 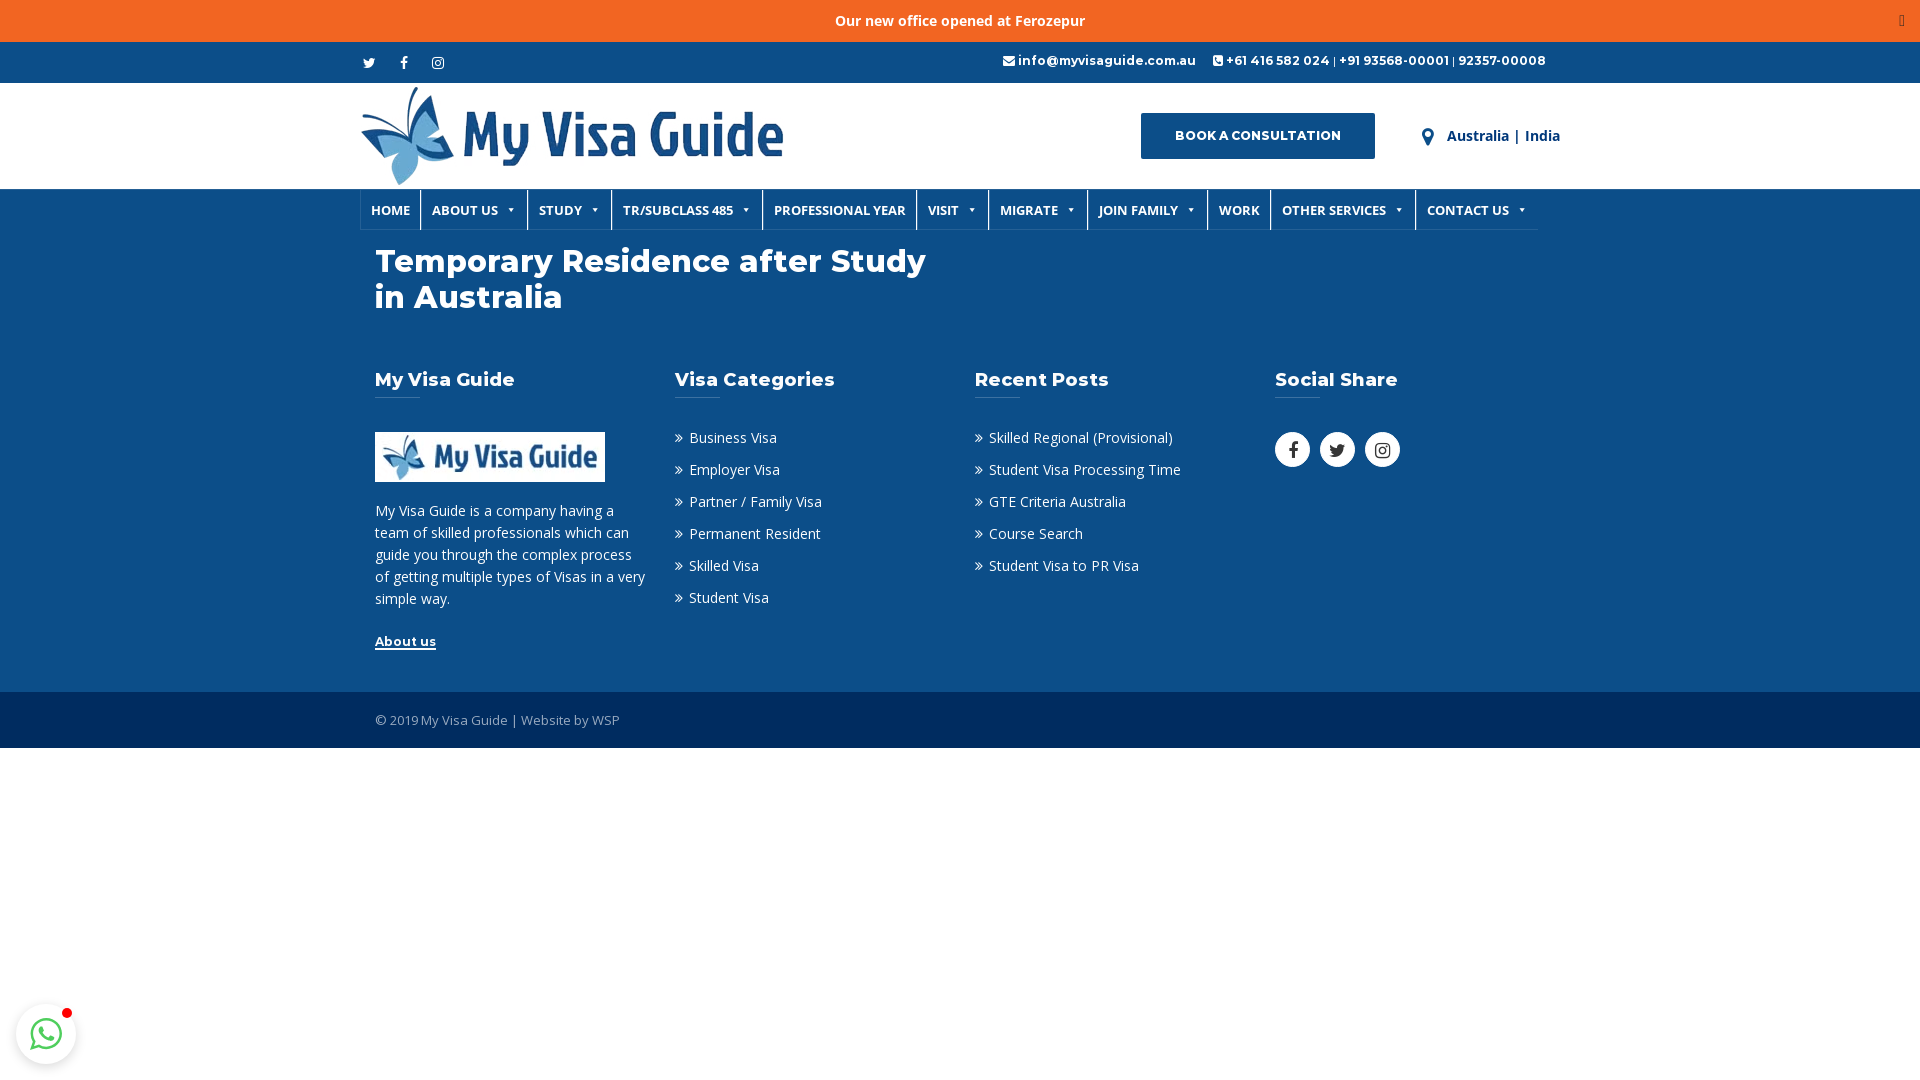 What do you see at coordinates (720, 596) in the screenshot?
I see `'Student Visa'` at bounding box center [720, 596].